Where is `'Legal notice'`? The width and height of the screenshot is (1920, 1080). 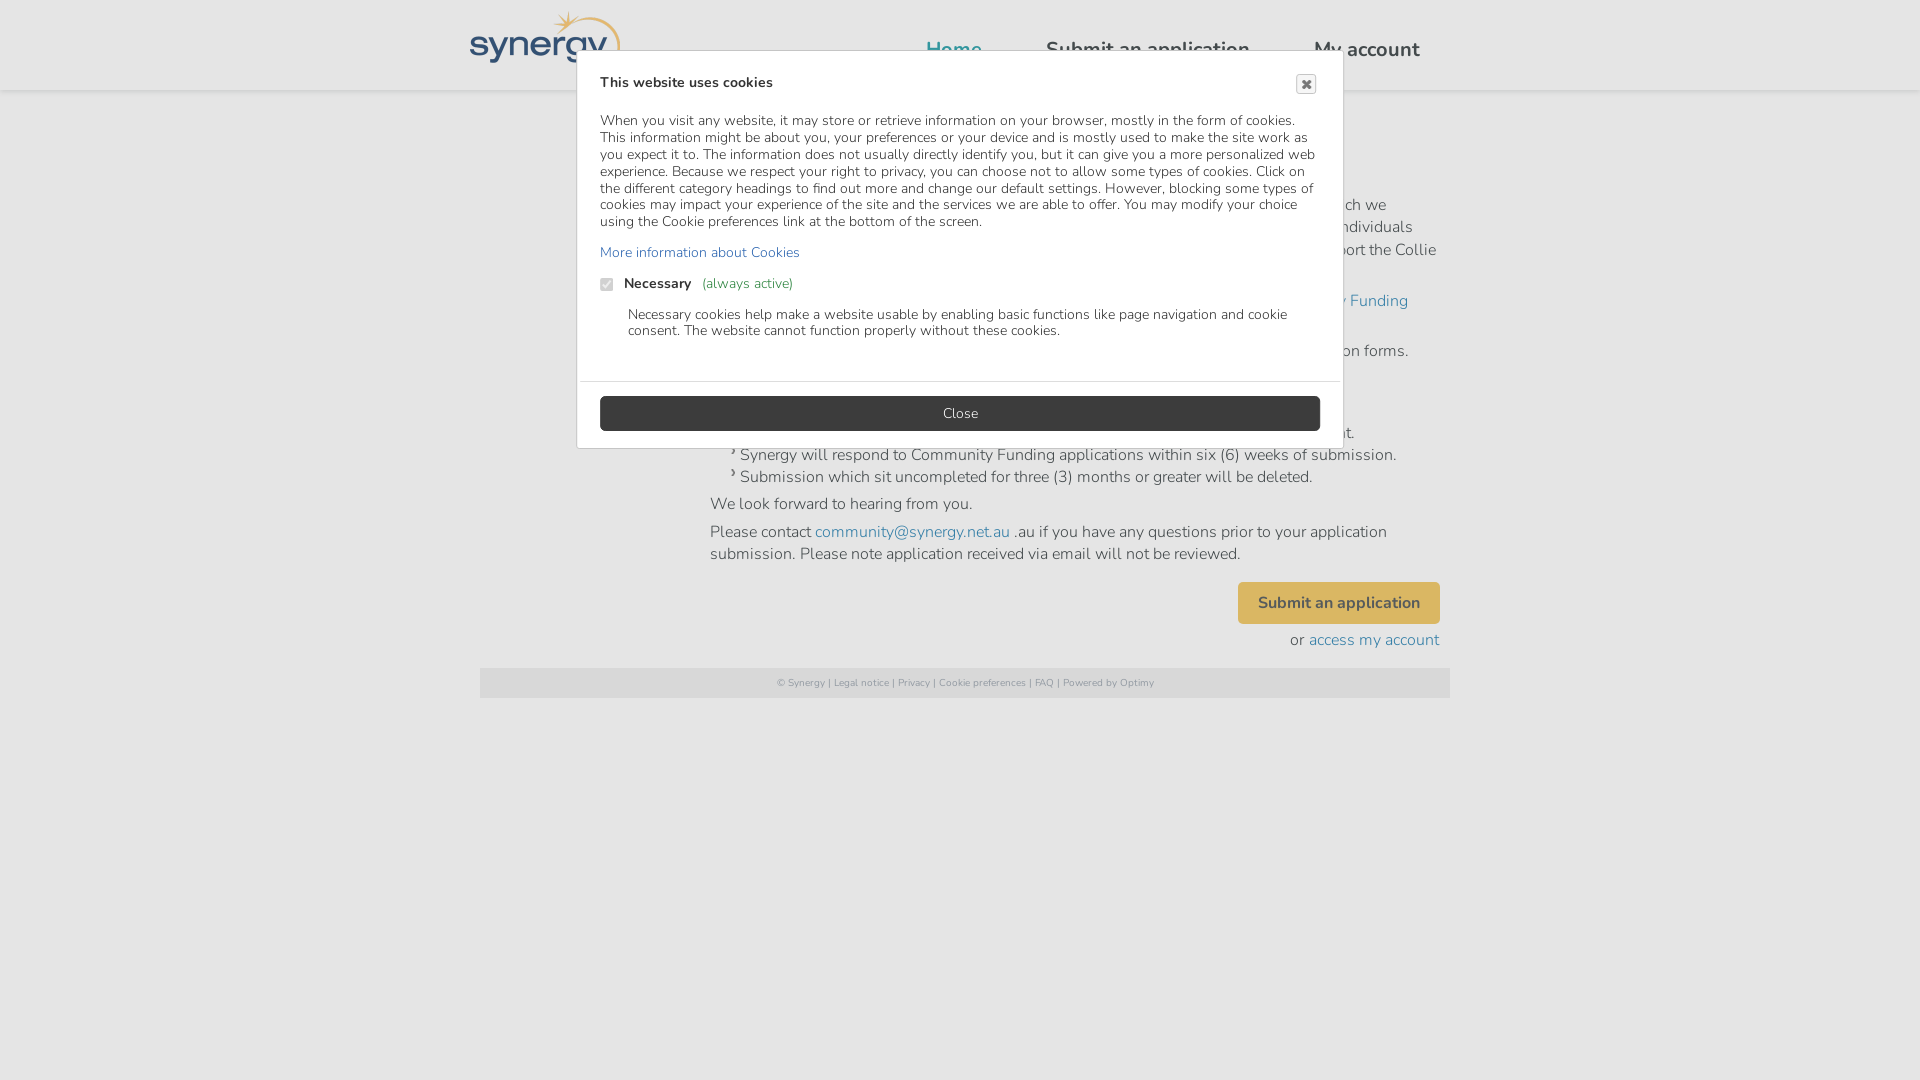 'Legal notice' is located at coordinates (861, 681).